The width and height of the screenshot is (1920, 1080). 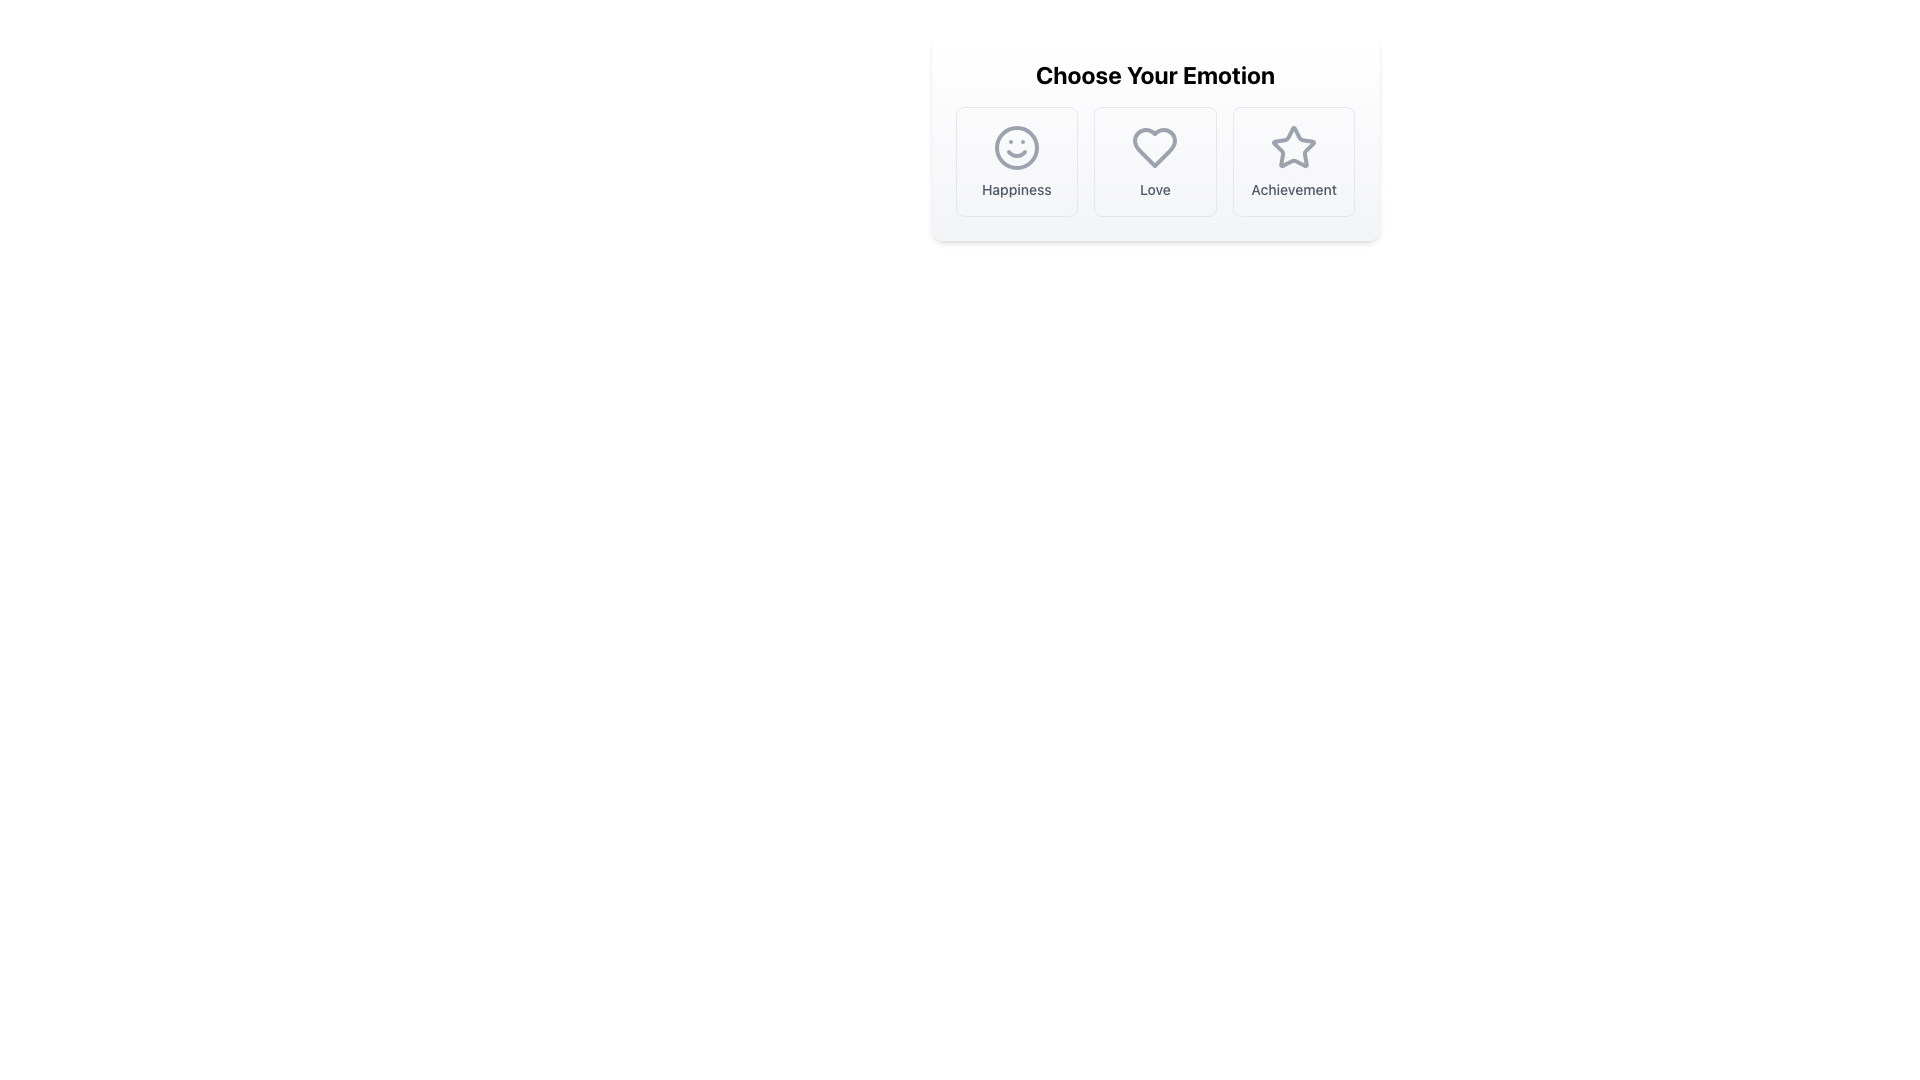 What do you see at coordinates (1155, 146) in the screenshot?
I see `the heart-shaped icon outlined in gray, which represents love or affection, located in the 'Love' card within a minimalistic interface` at bounding box center [1155, 146].